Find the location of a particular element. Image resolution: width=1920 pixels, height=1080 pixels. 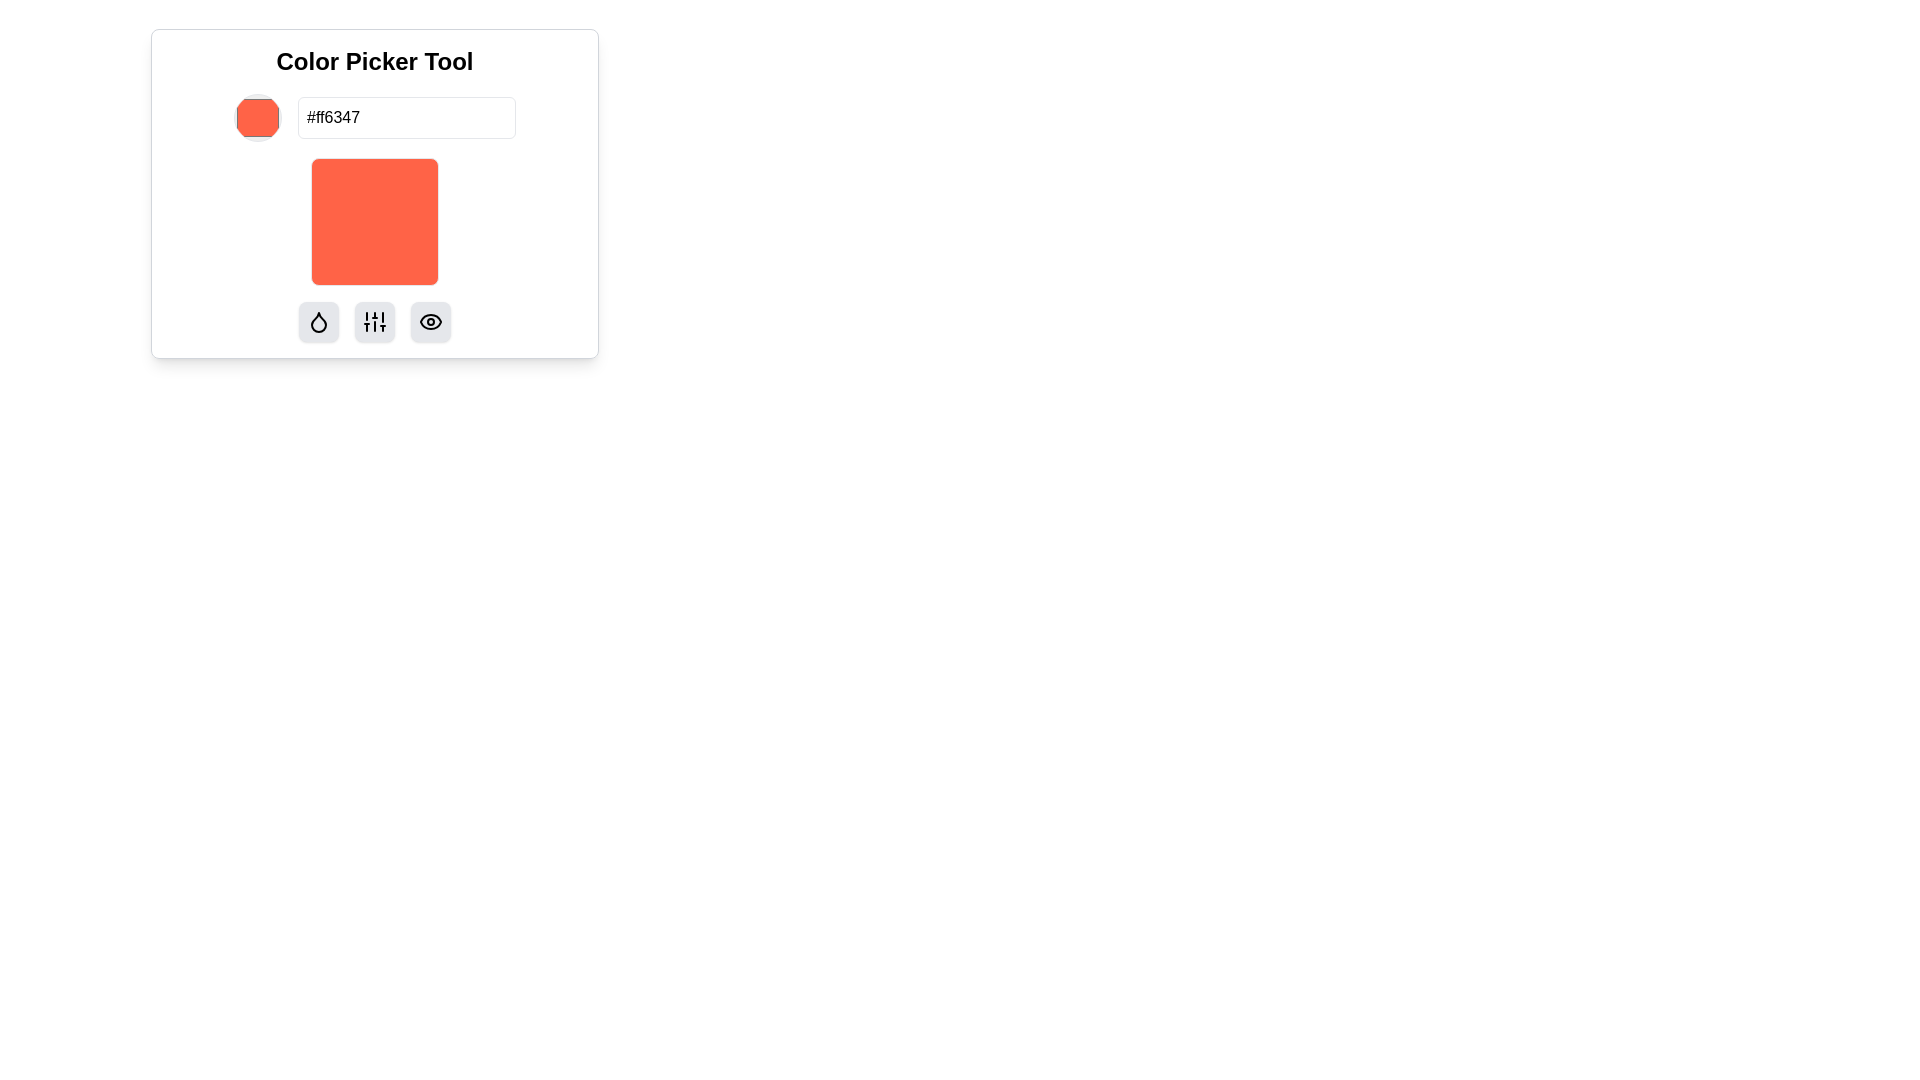

the second button in the horizontal row of buttons at the bottom of the Color Picker Tool interface is located at coordinates (374, 320).